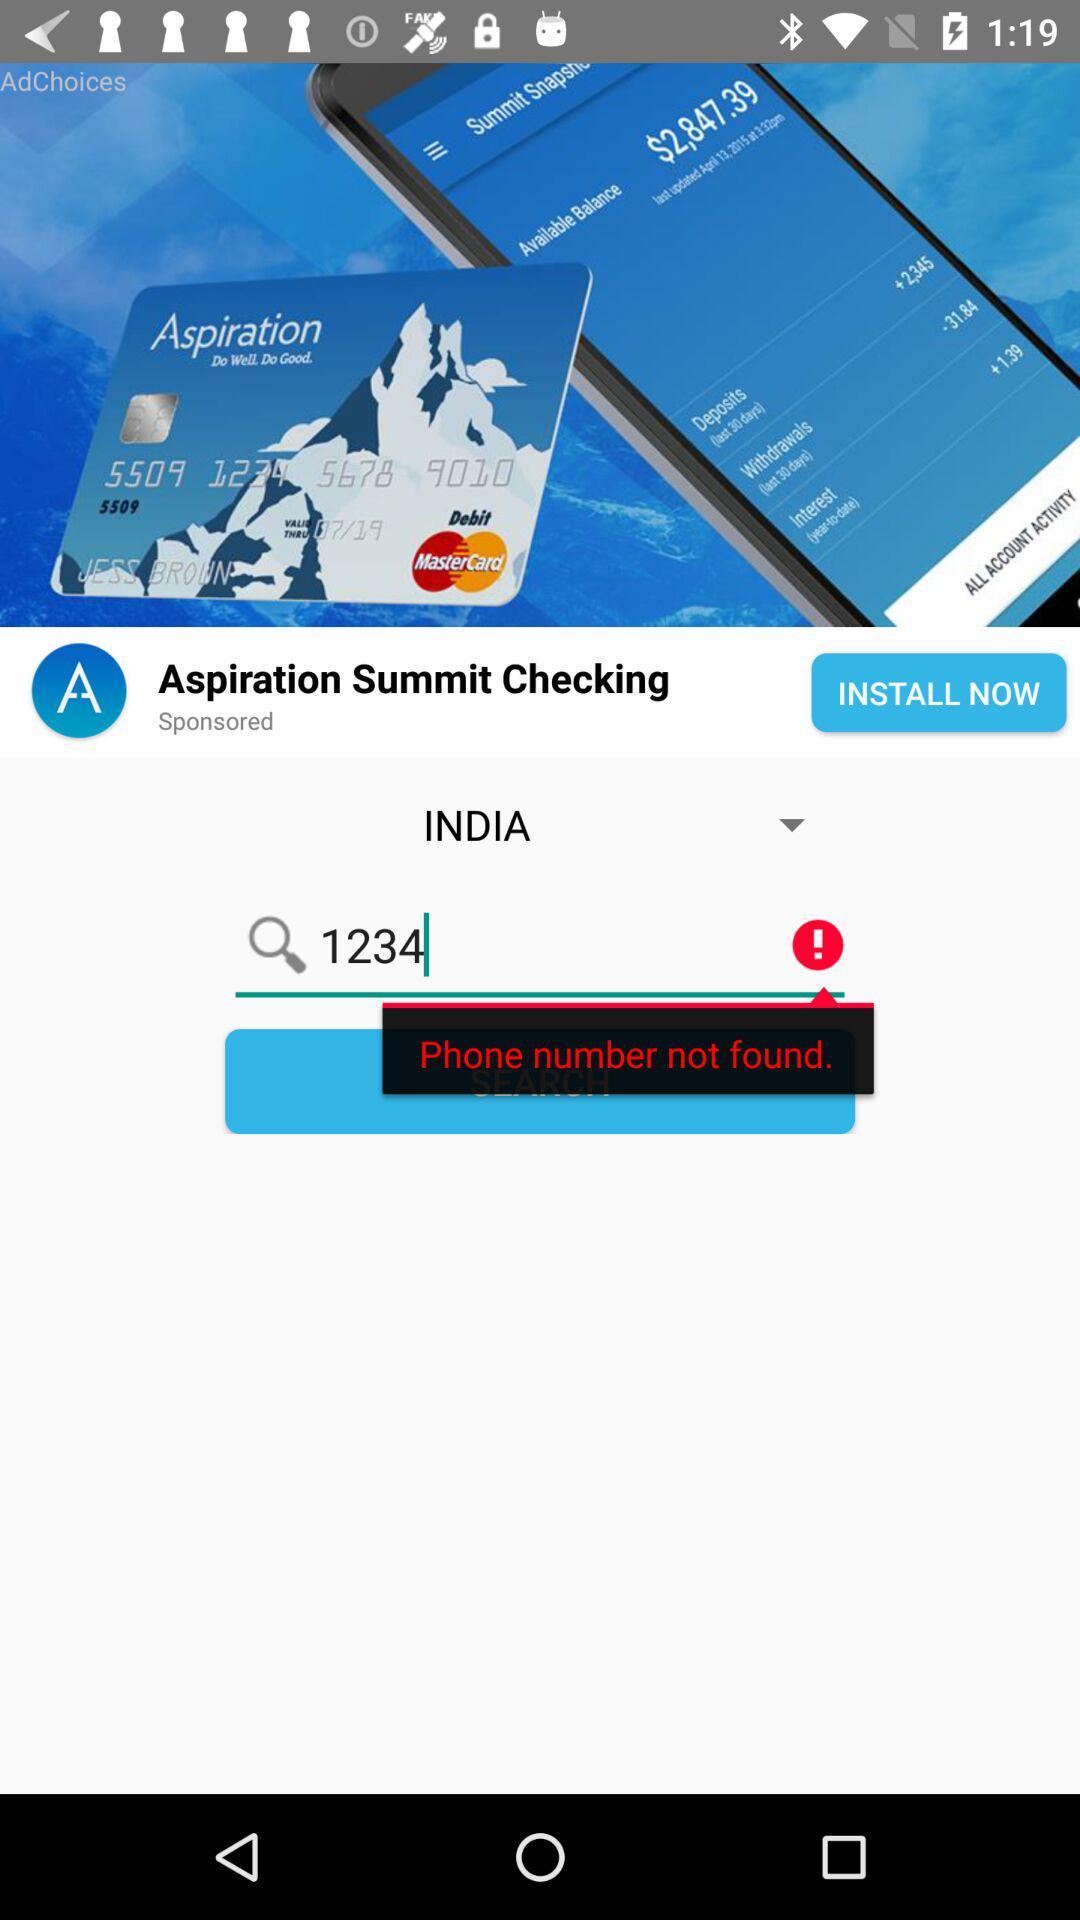 This screenshot has width=1080, height=1920. What do you see at coordinates (540, 345) in the screenshot?
I see `share the article` at bounding box center [540, 345].